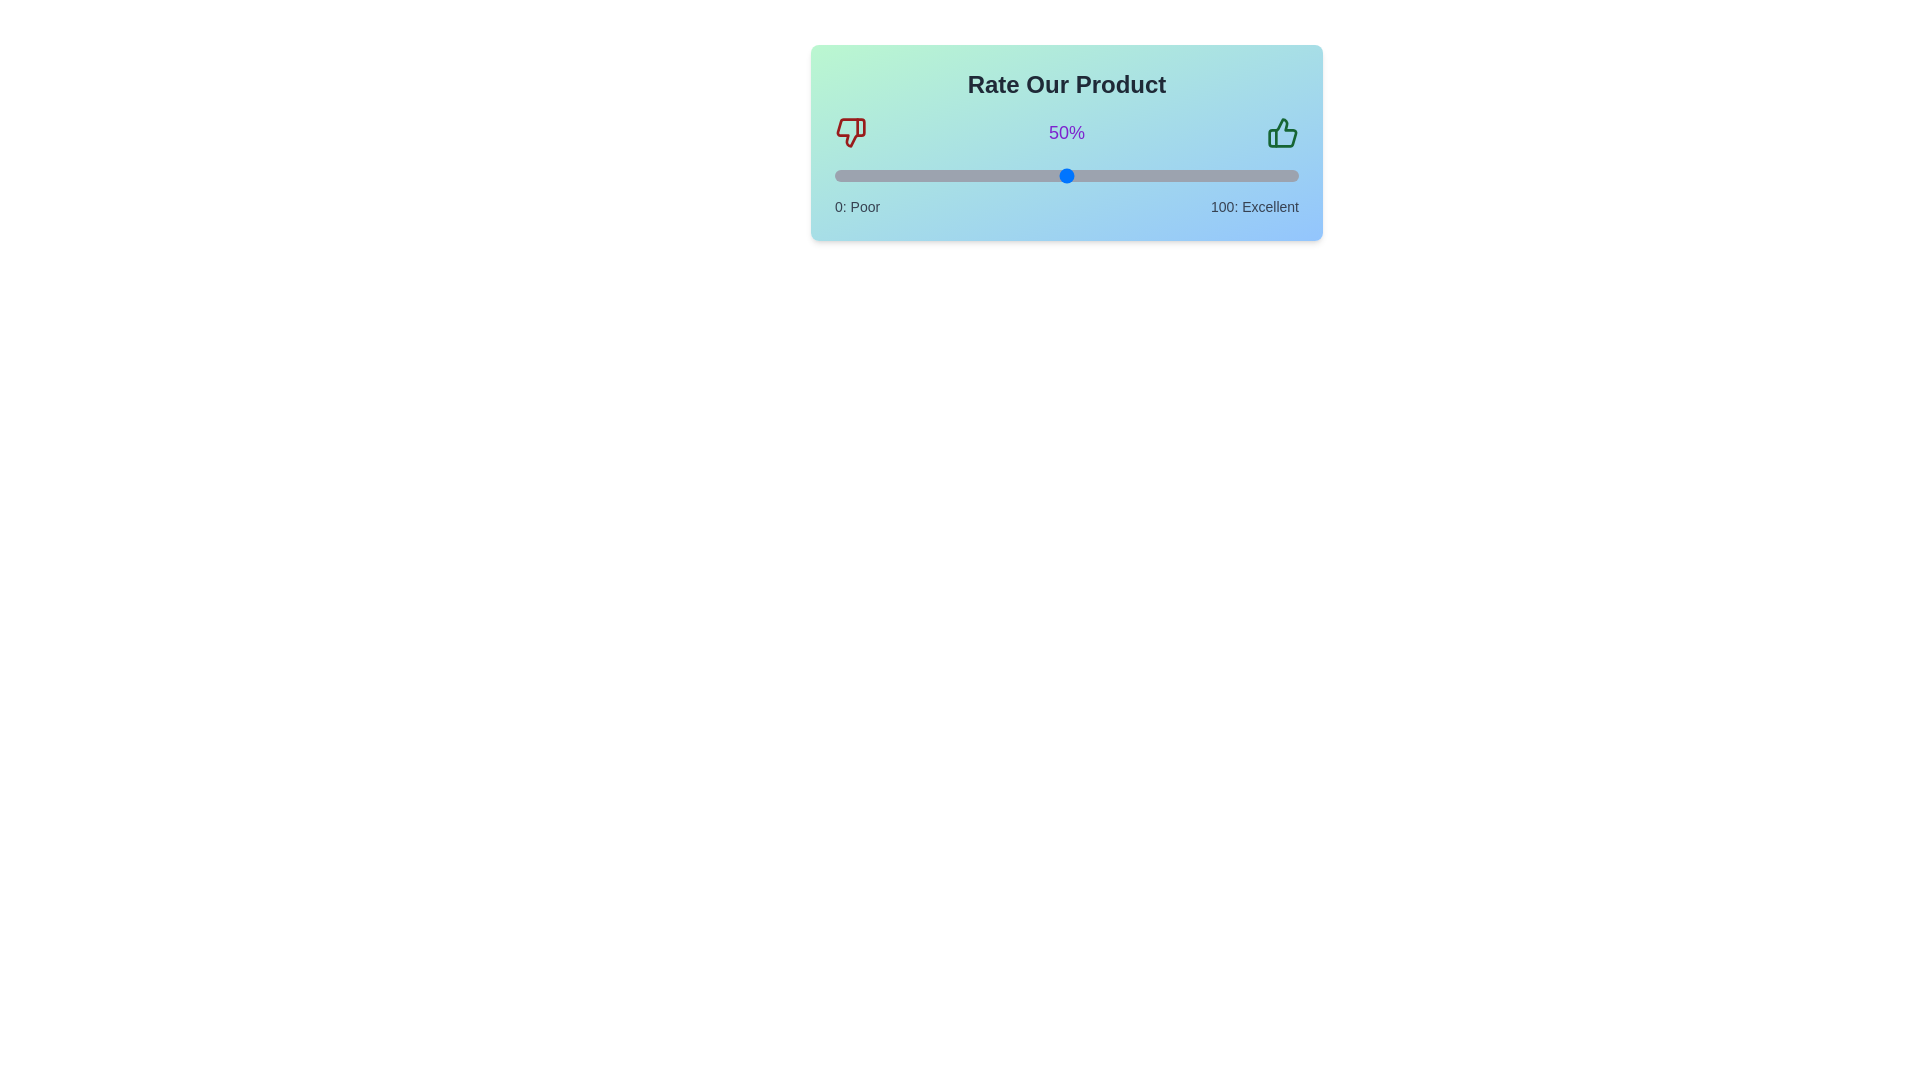 This screenshot has width=1920, height=1080. I want to click on the slider to set the rating to 89%, so click(1247, 175).